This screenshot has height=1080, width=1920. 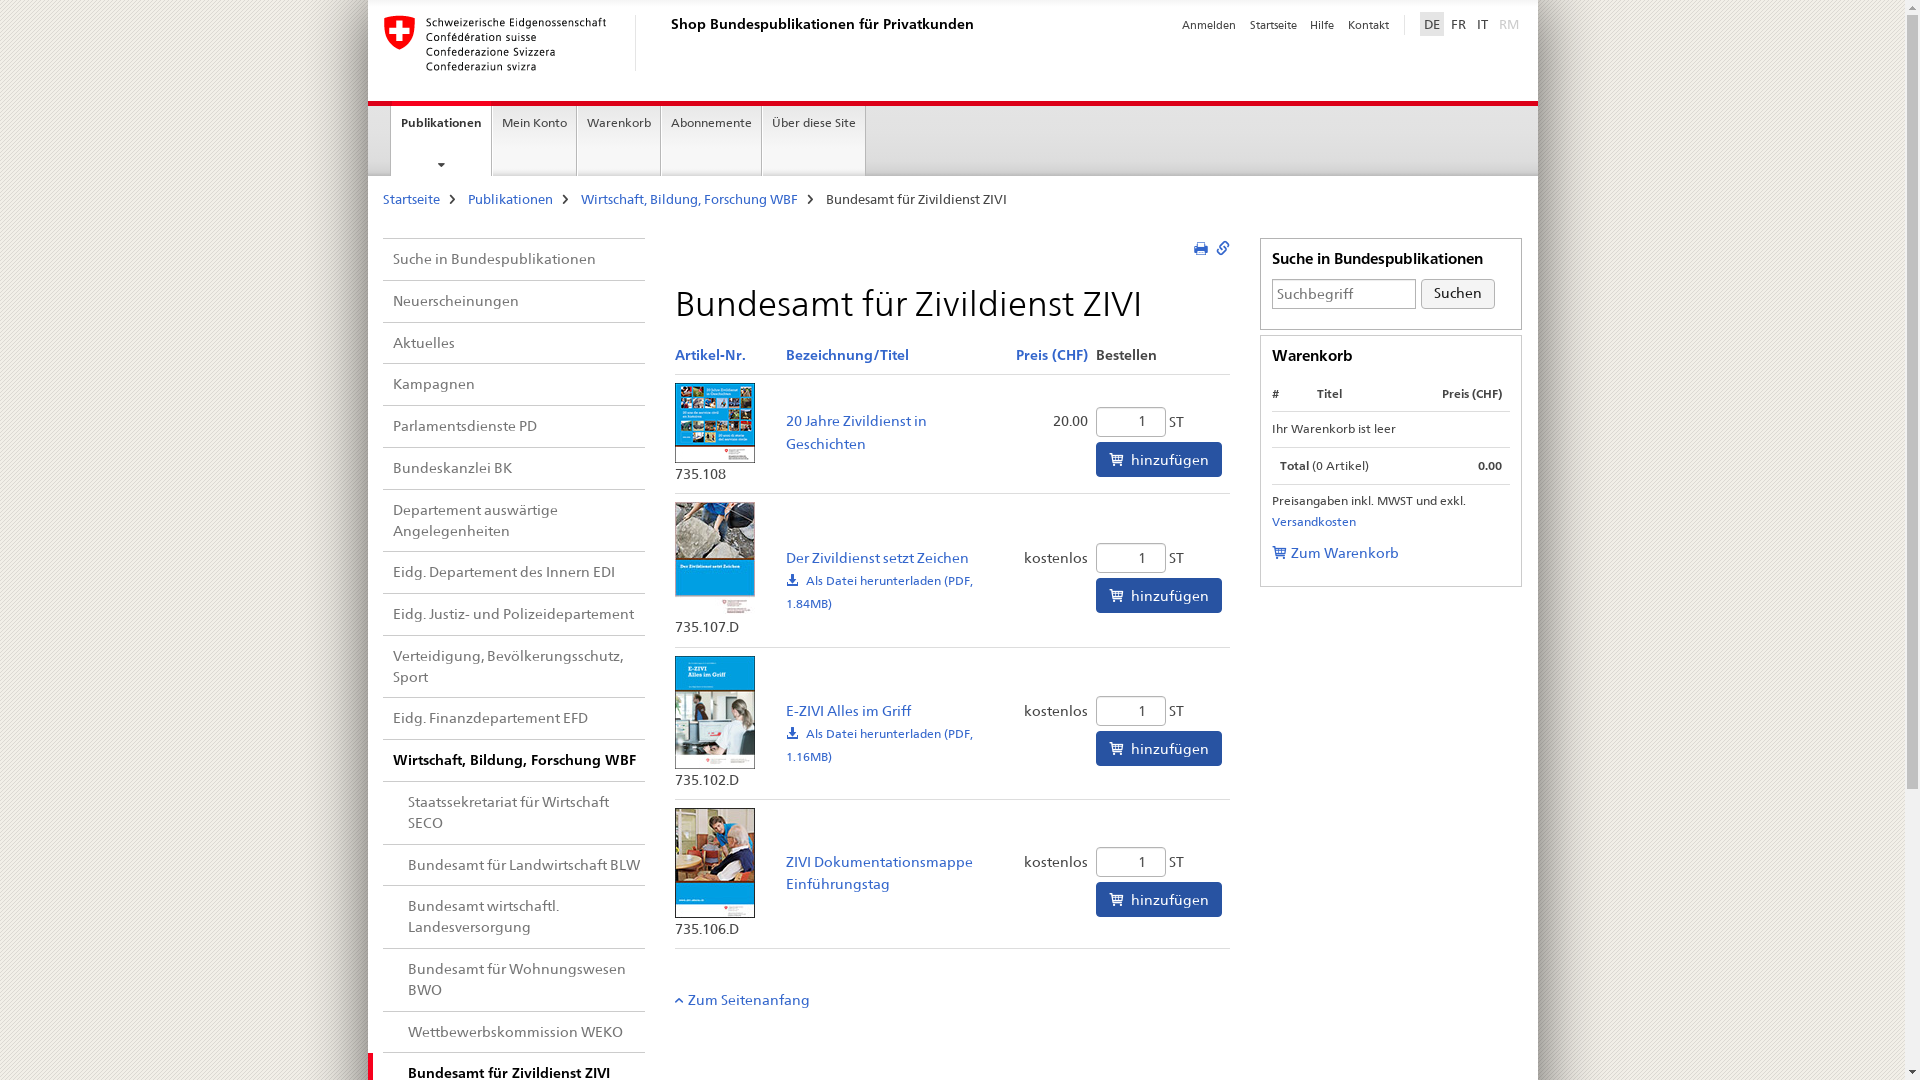 I want to click on 'Aktuelles', so click(x=382, y=342).